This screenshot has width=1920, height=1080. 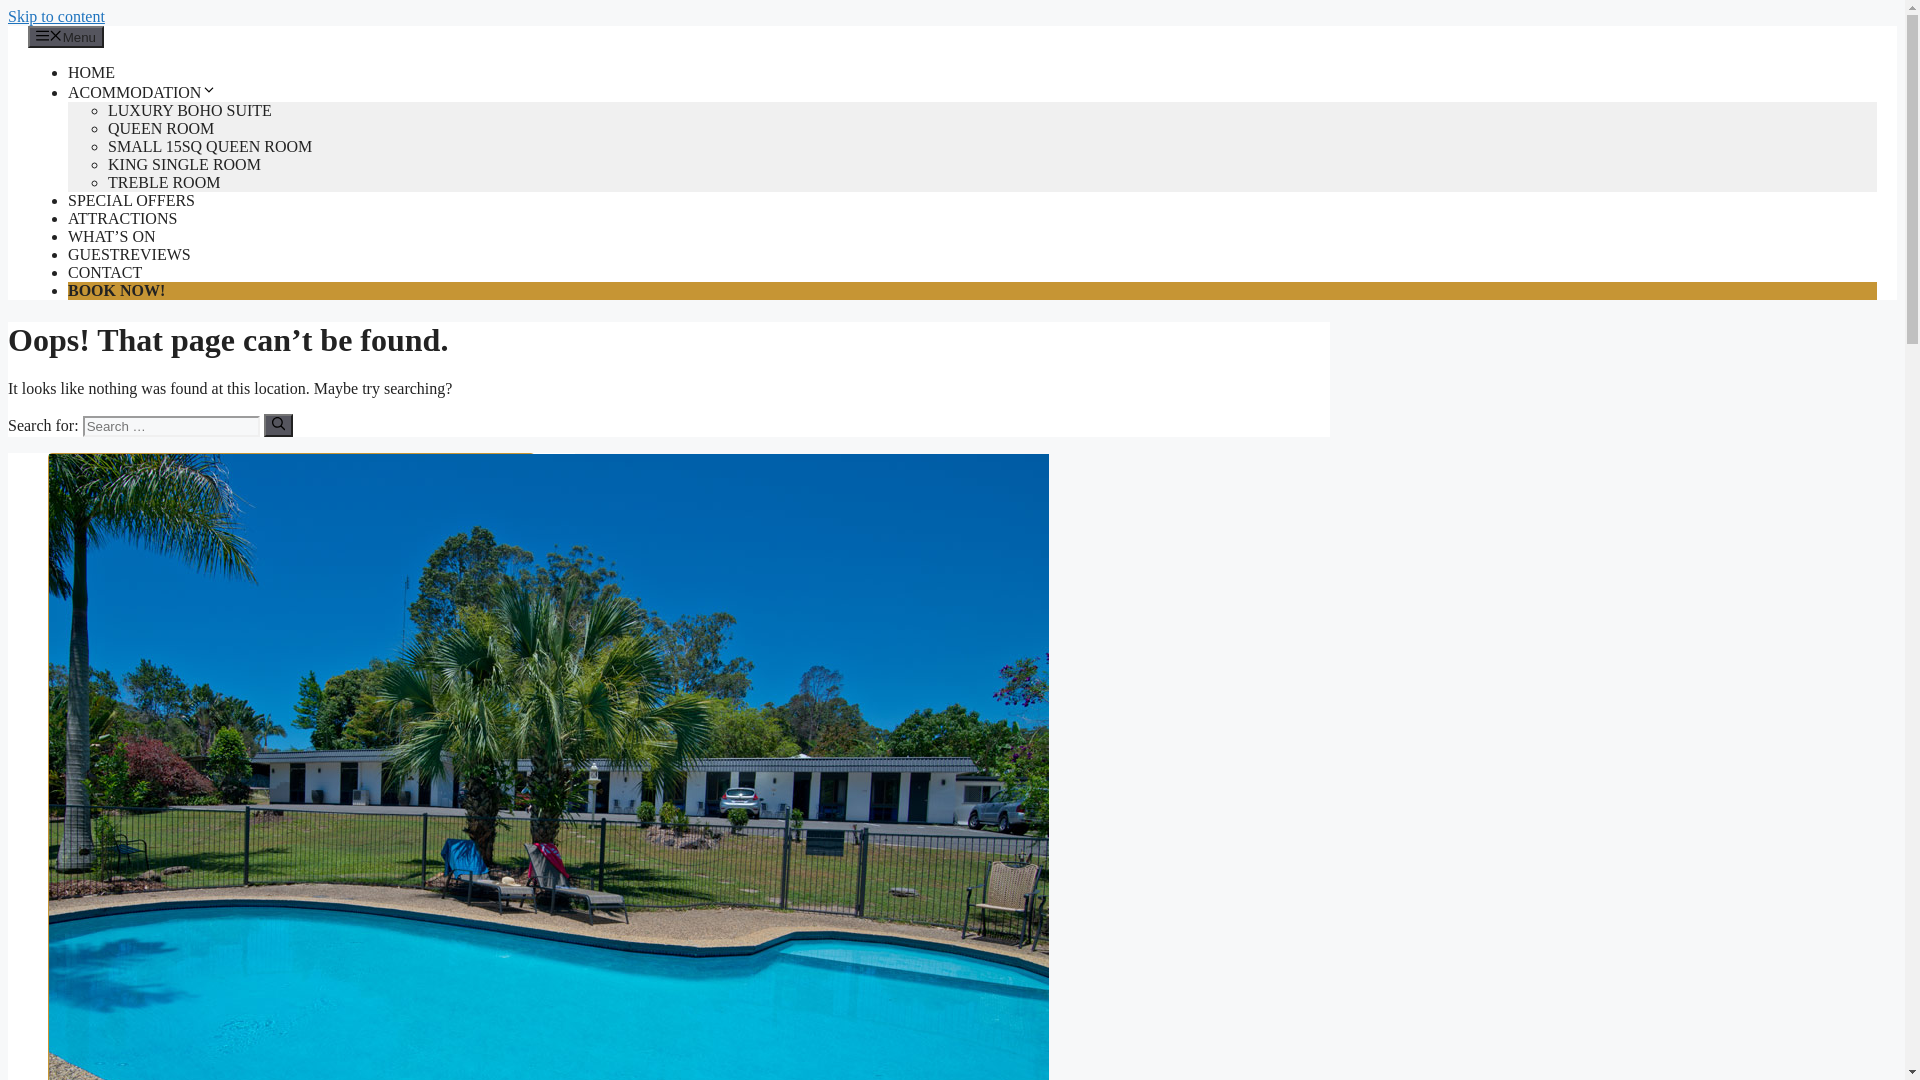 I want to click on 'SMALL 15SQ QUEEN ROOM', so click(x=210, y=145).